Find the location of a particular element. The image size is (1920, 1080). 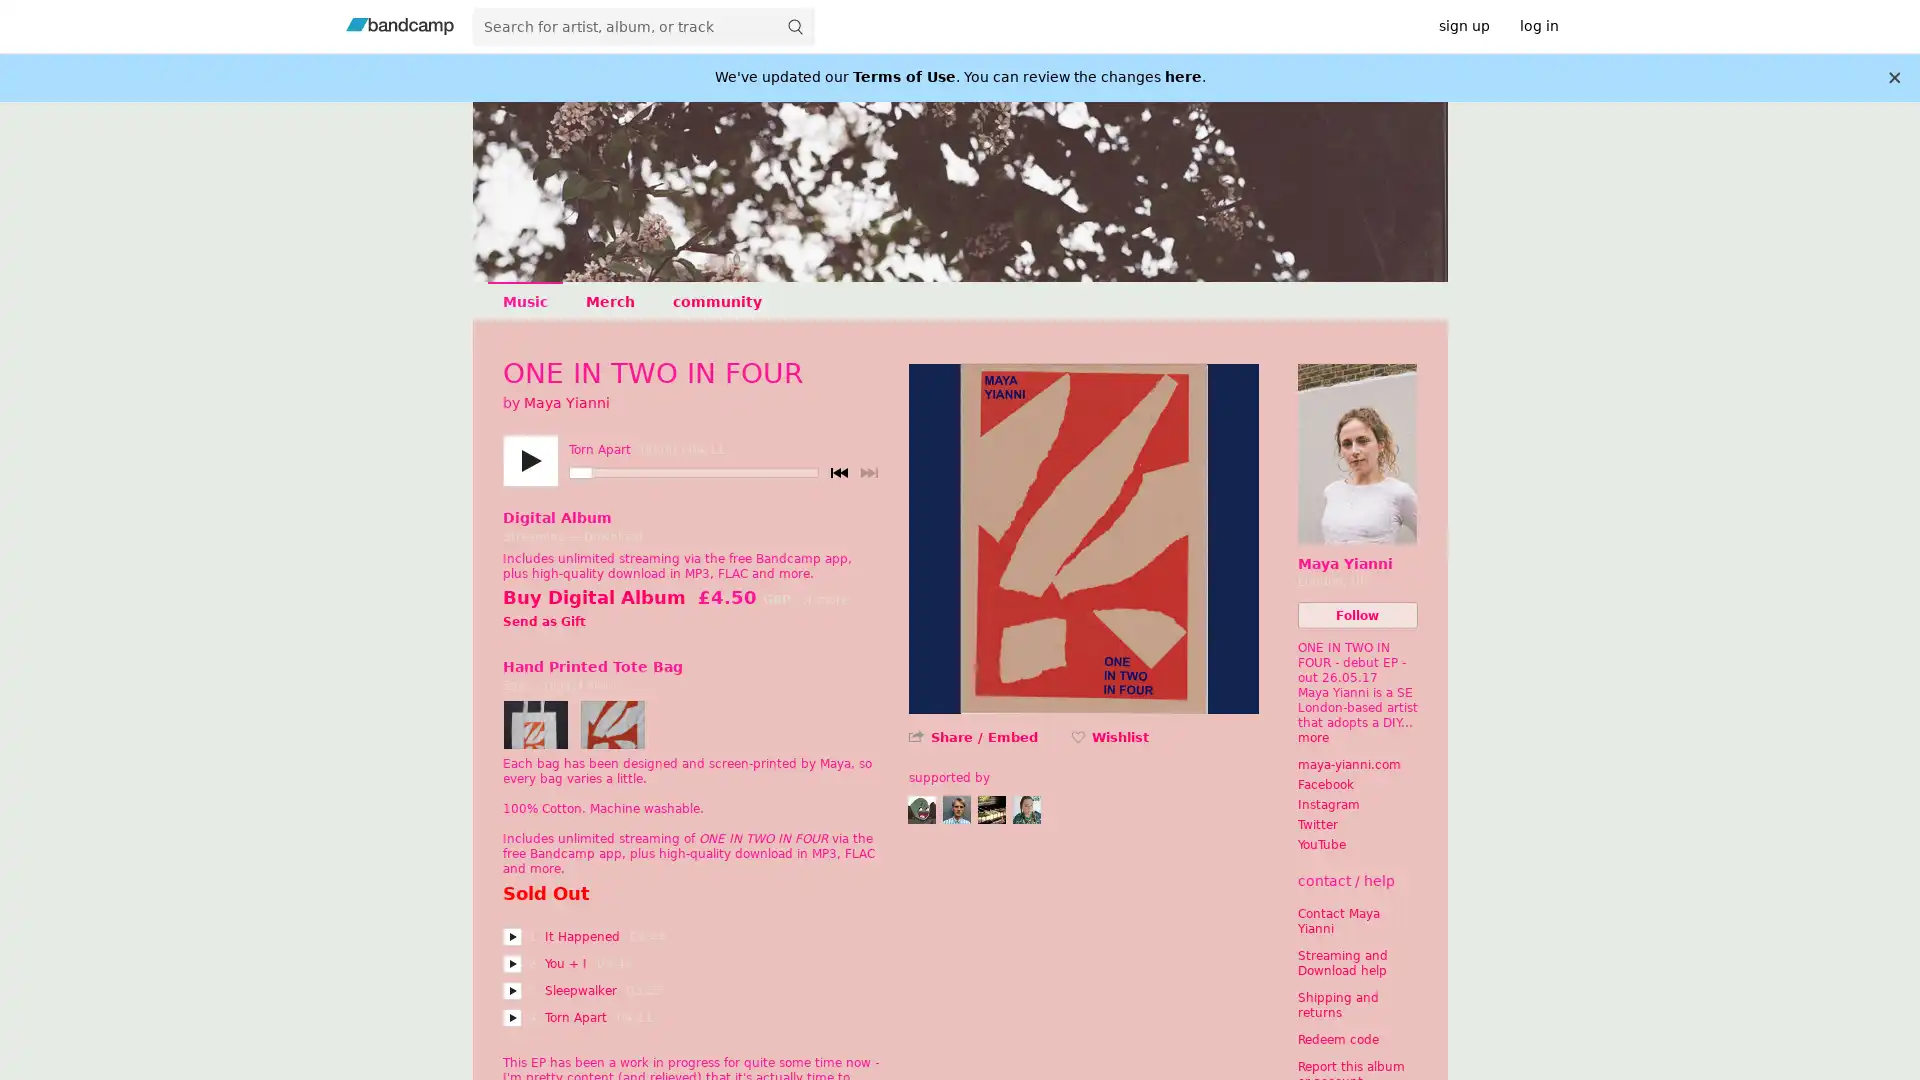

Buy Digital Album is located at coordinates (592, 596).